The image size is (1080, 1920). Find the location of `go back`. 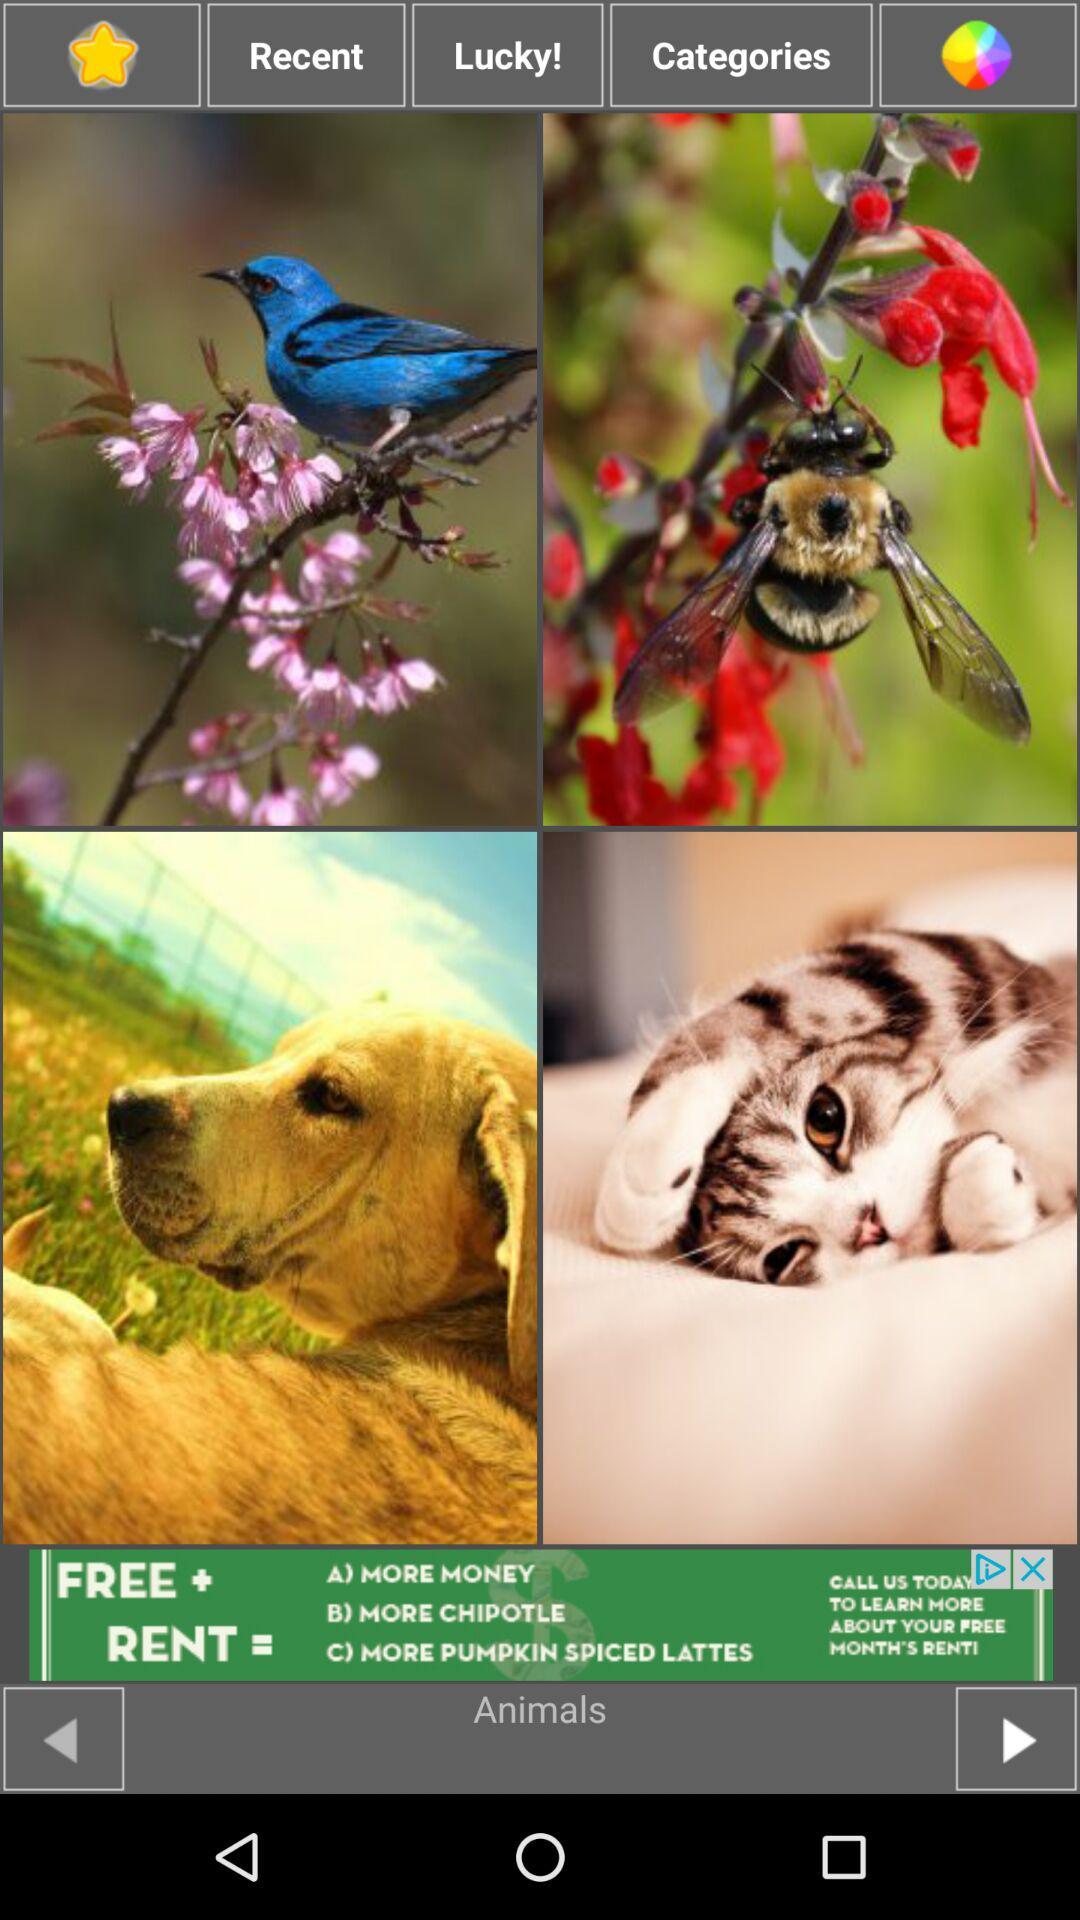

go back is located at coordinates (62, 1737).